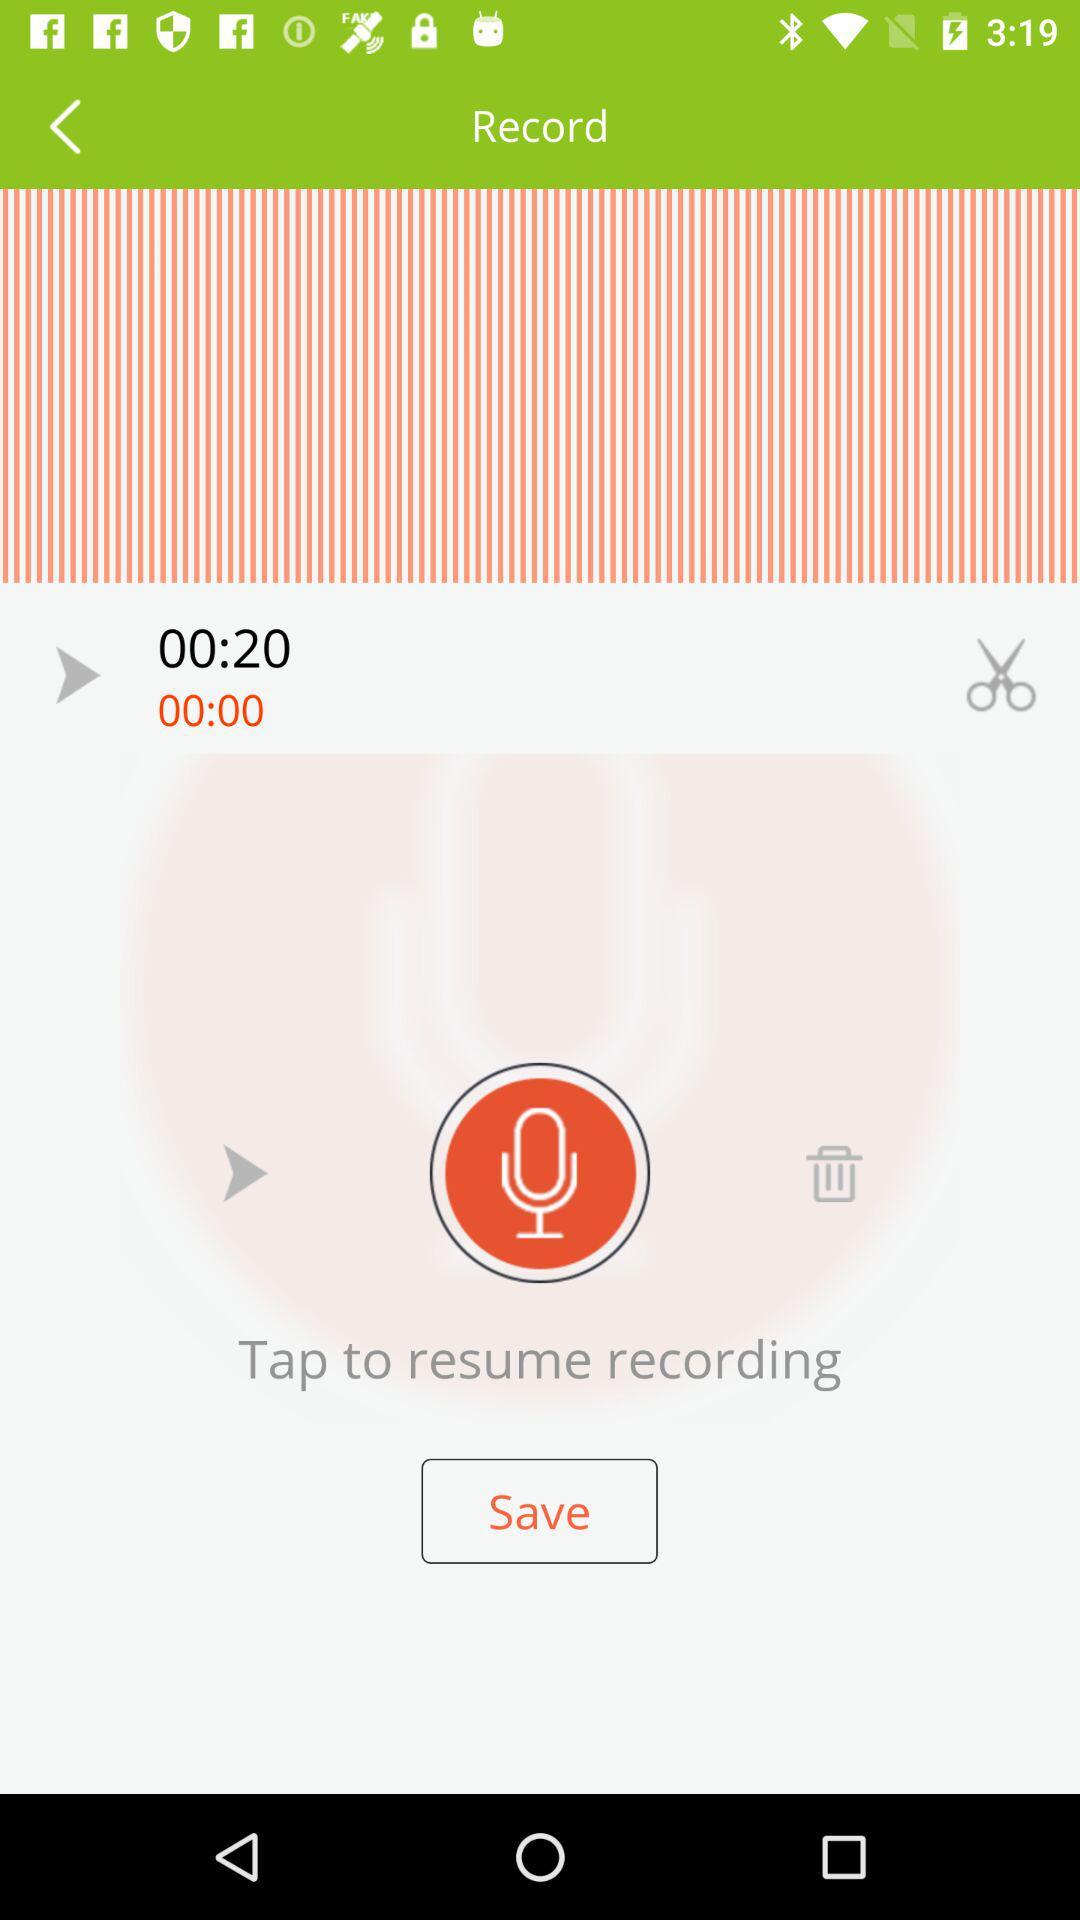 The image size is (1080, 1920). Describe the element at coordinates (245, 1172) in the screenshot. I see `button` at that location.